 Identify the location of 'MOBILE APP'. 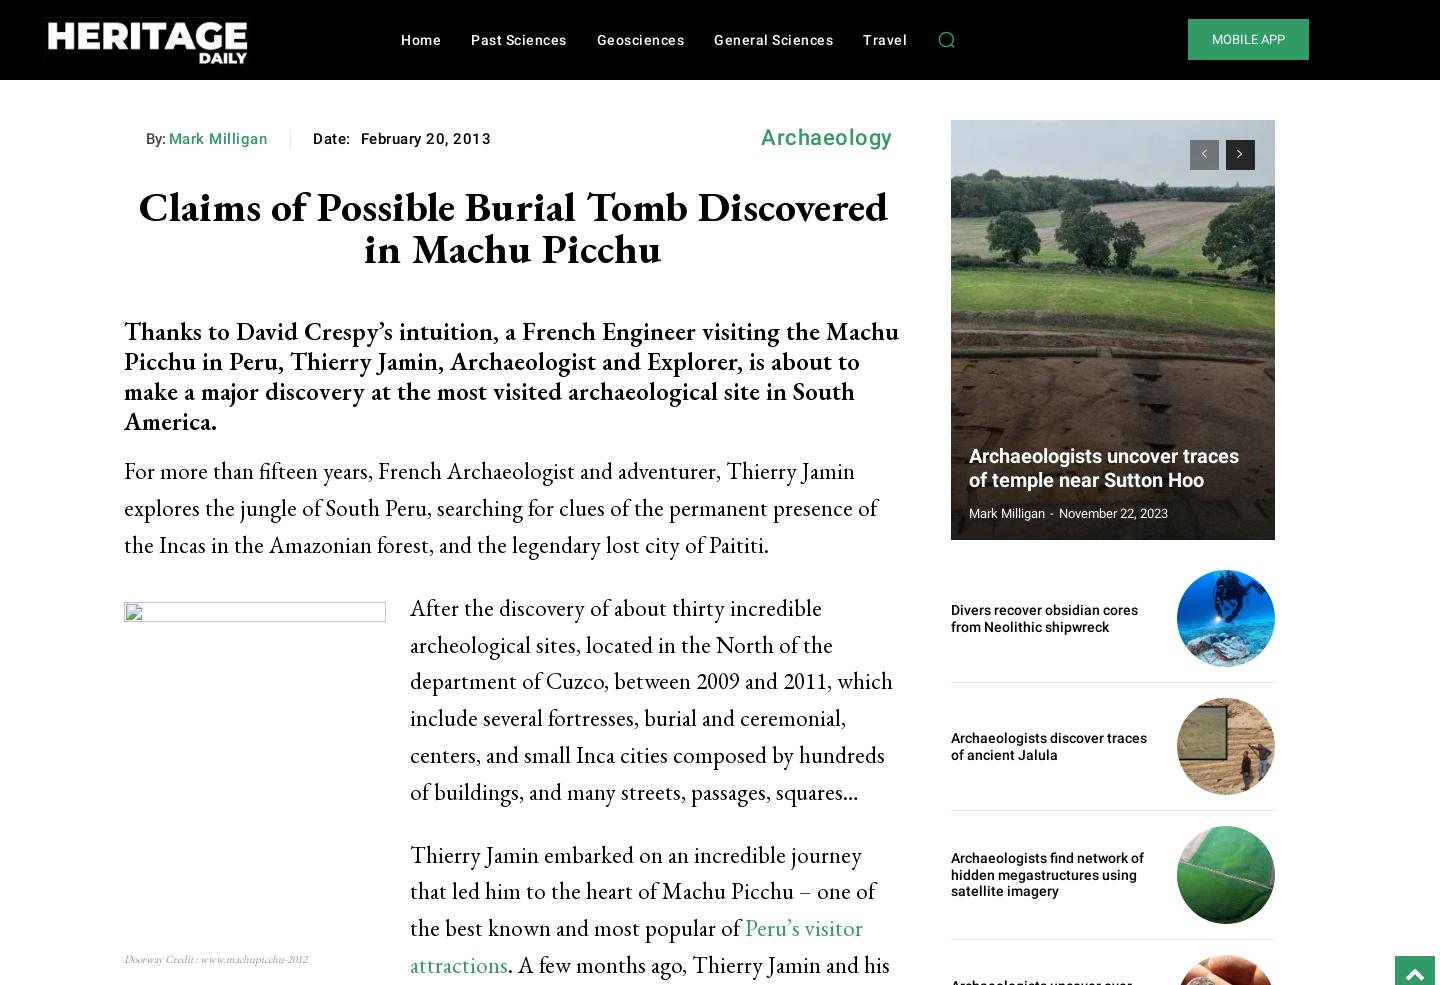
(1246, 38).